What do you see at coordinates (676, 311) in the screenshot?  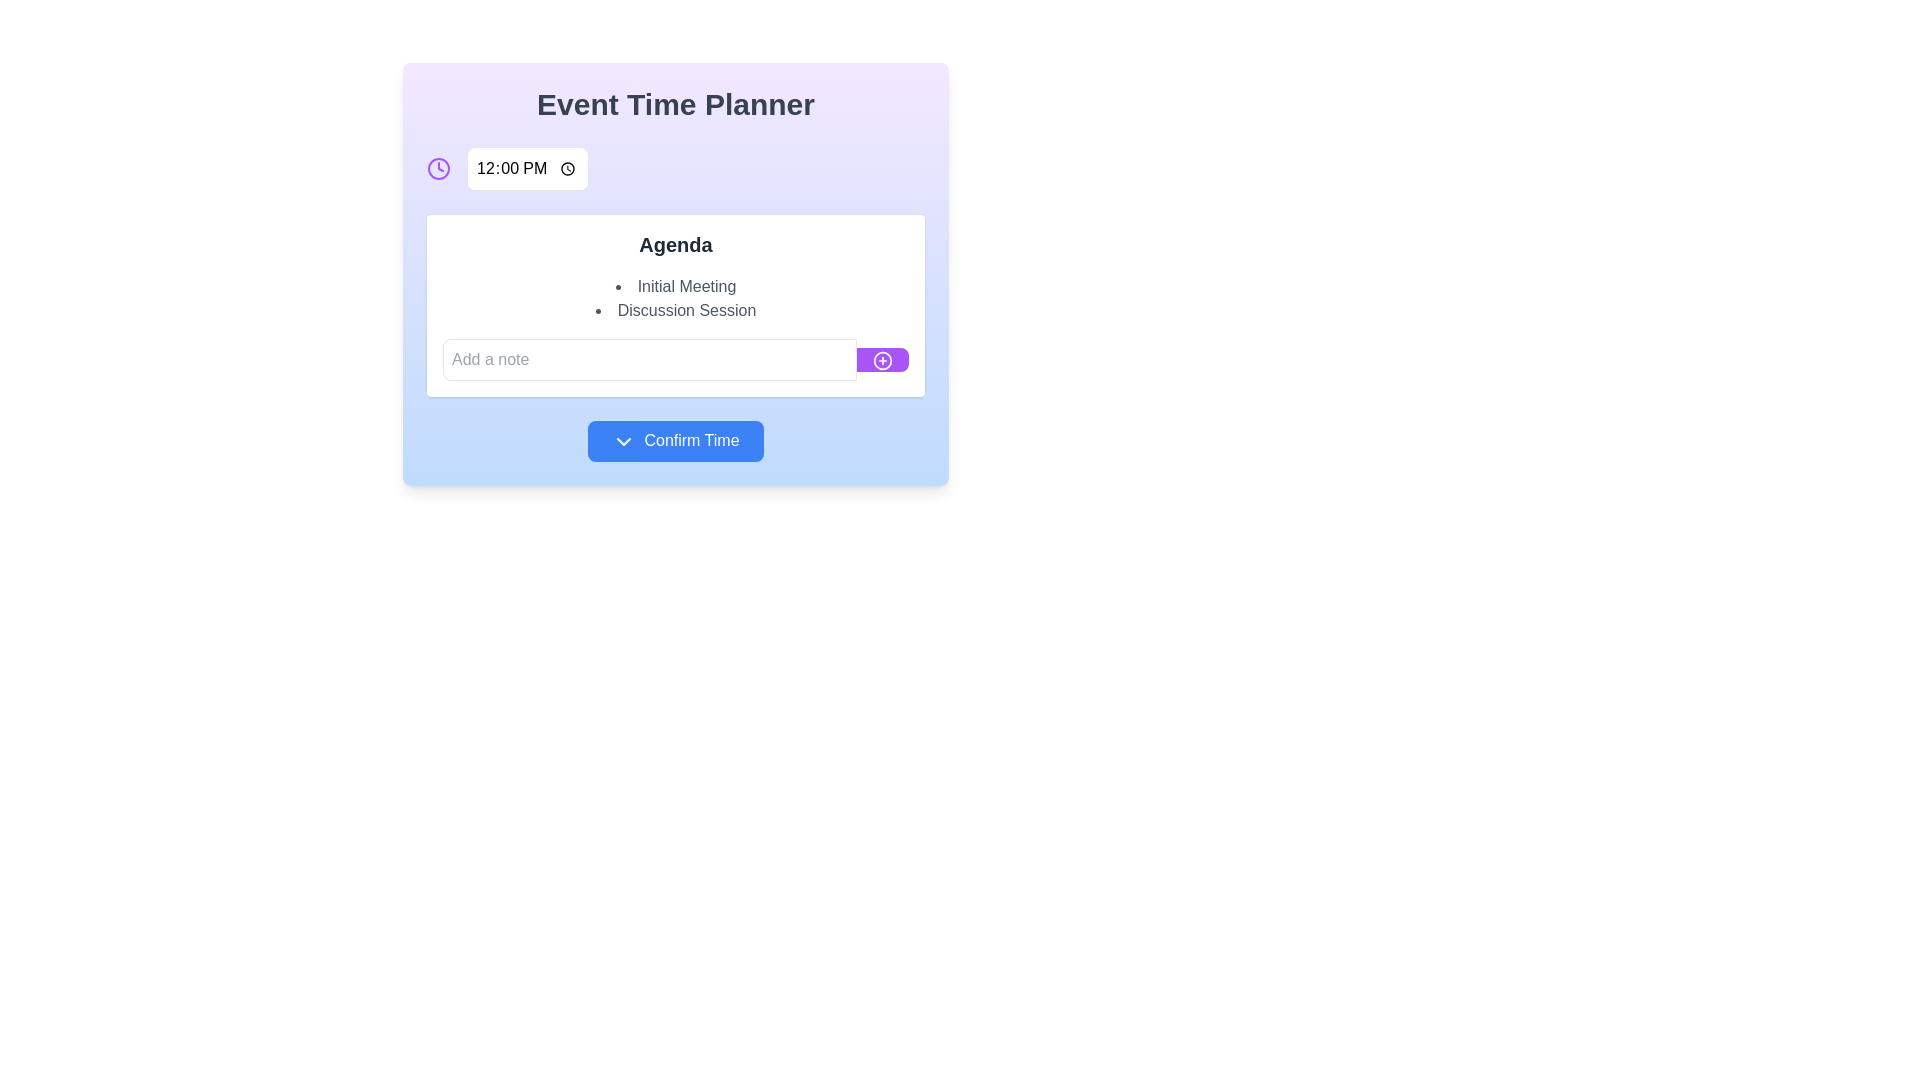 I see `the static text item displaying 'Discussion Session' in the Agenda section of the Event Time Planner, located below 'Initial Meeting'` at bounding box center [676, 311].